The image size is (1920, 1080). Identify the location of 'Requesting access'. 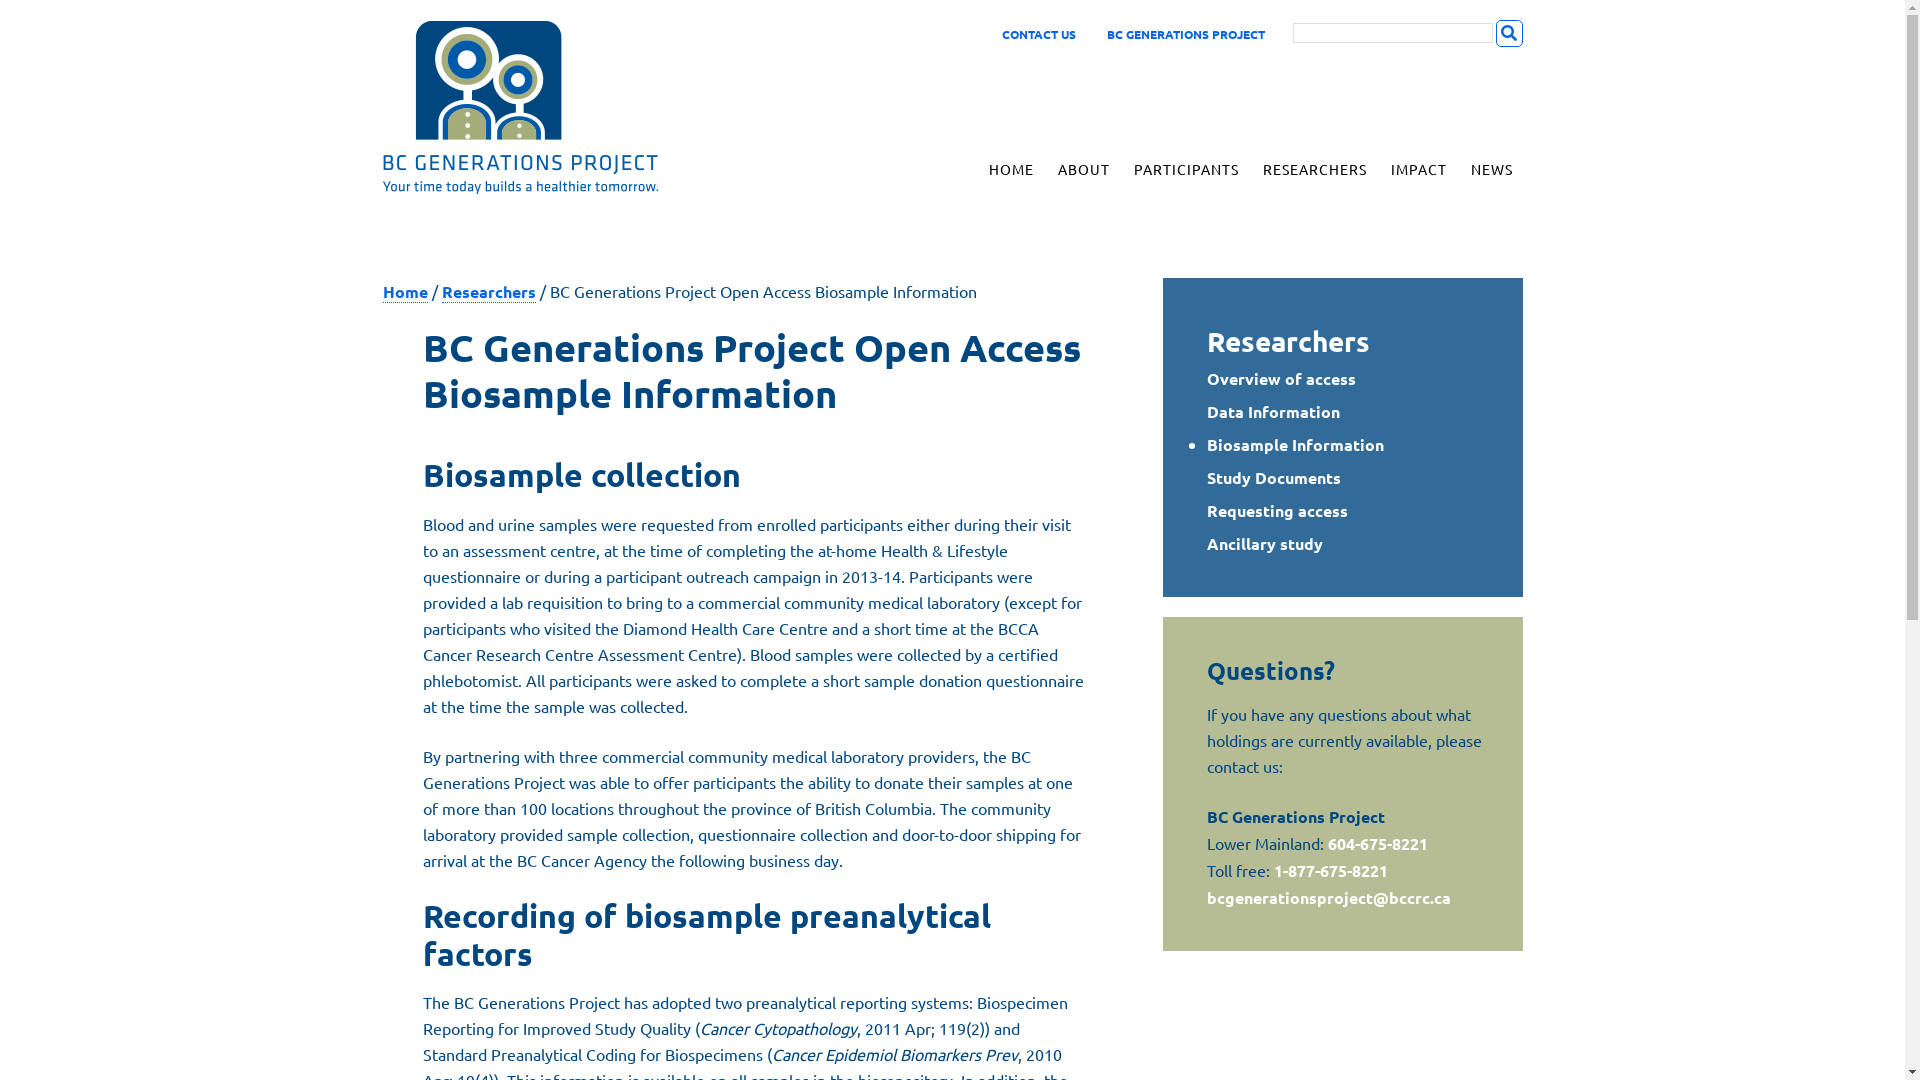
(1276, 509).